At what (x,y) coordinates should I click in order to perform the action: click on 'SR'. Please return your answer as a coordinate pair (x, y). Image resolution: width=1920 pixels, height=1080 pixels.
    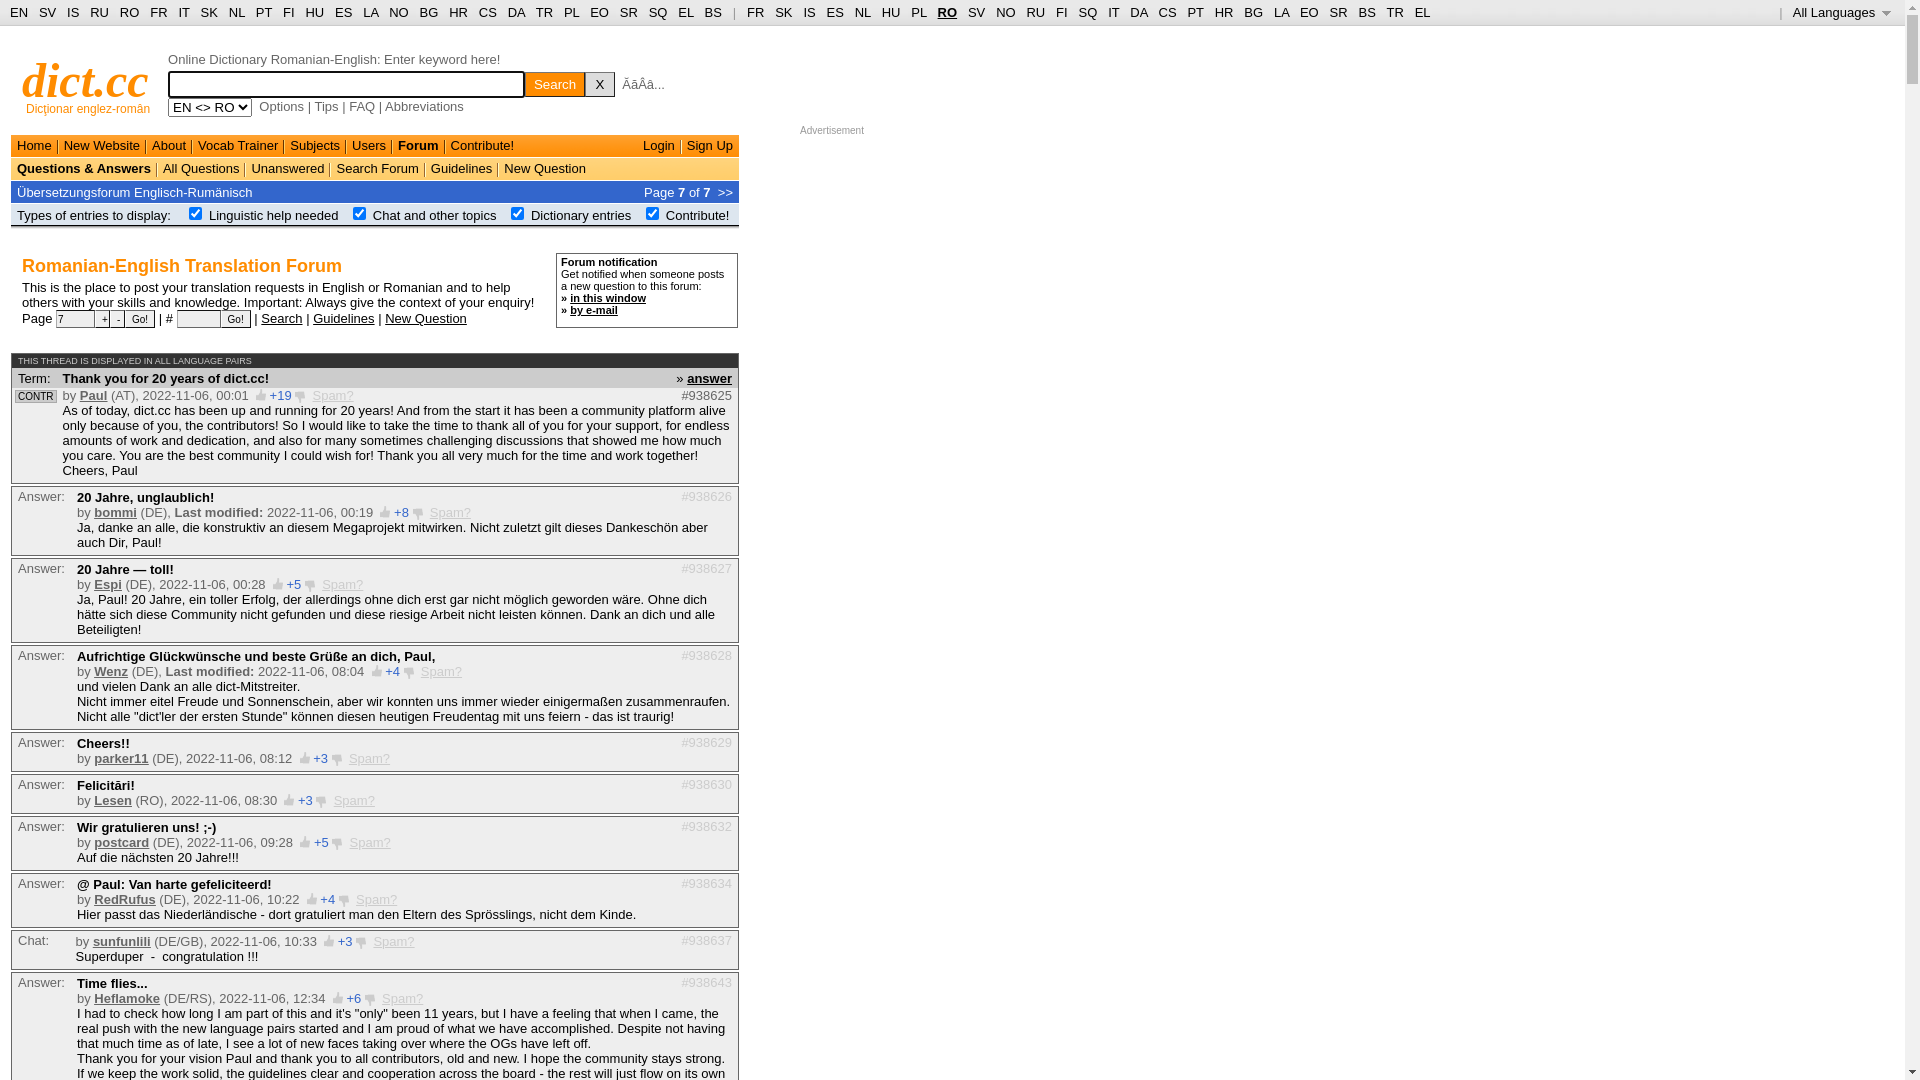
    Looking at the image, I should click on (627, 12).